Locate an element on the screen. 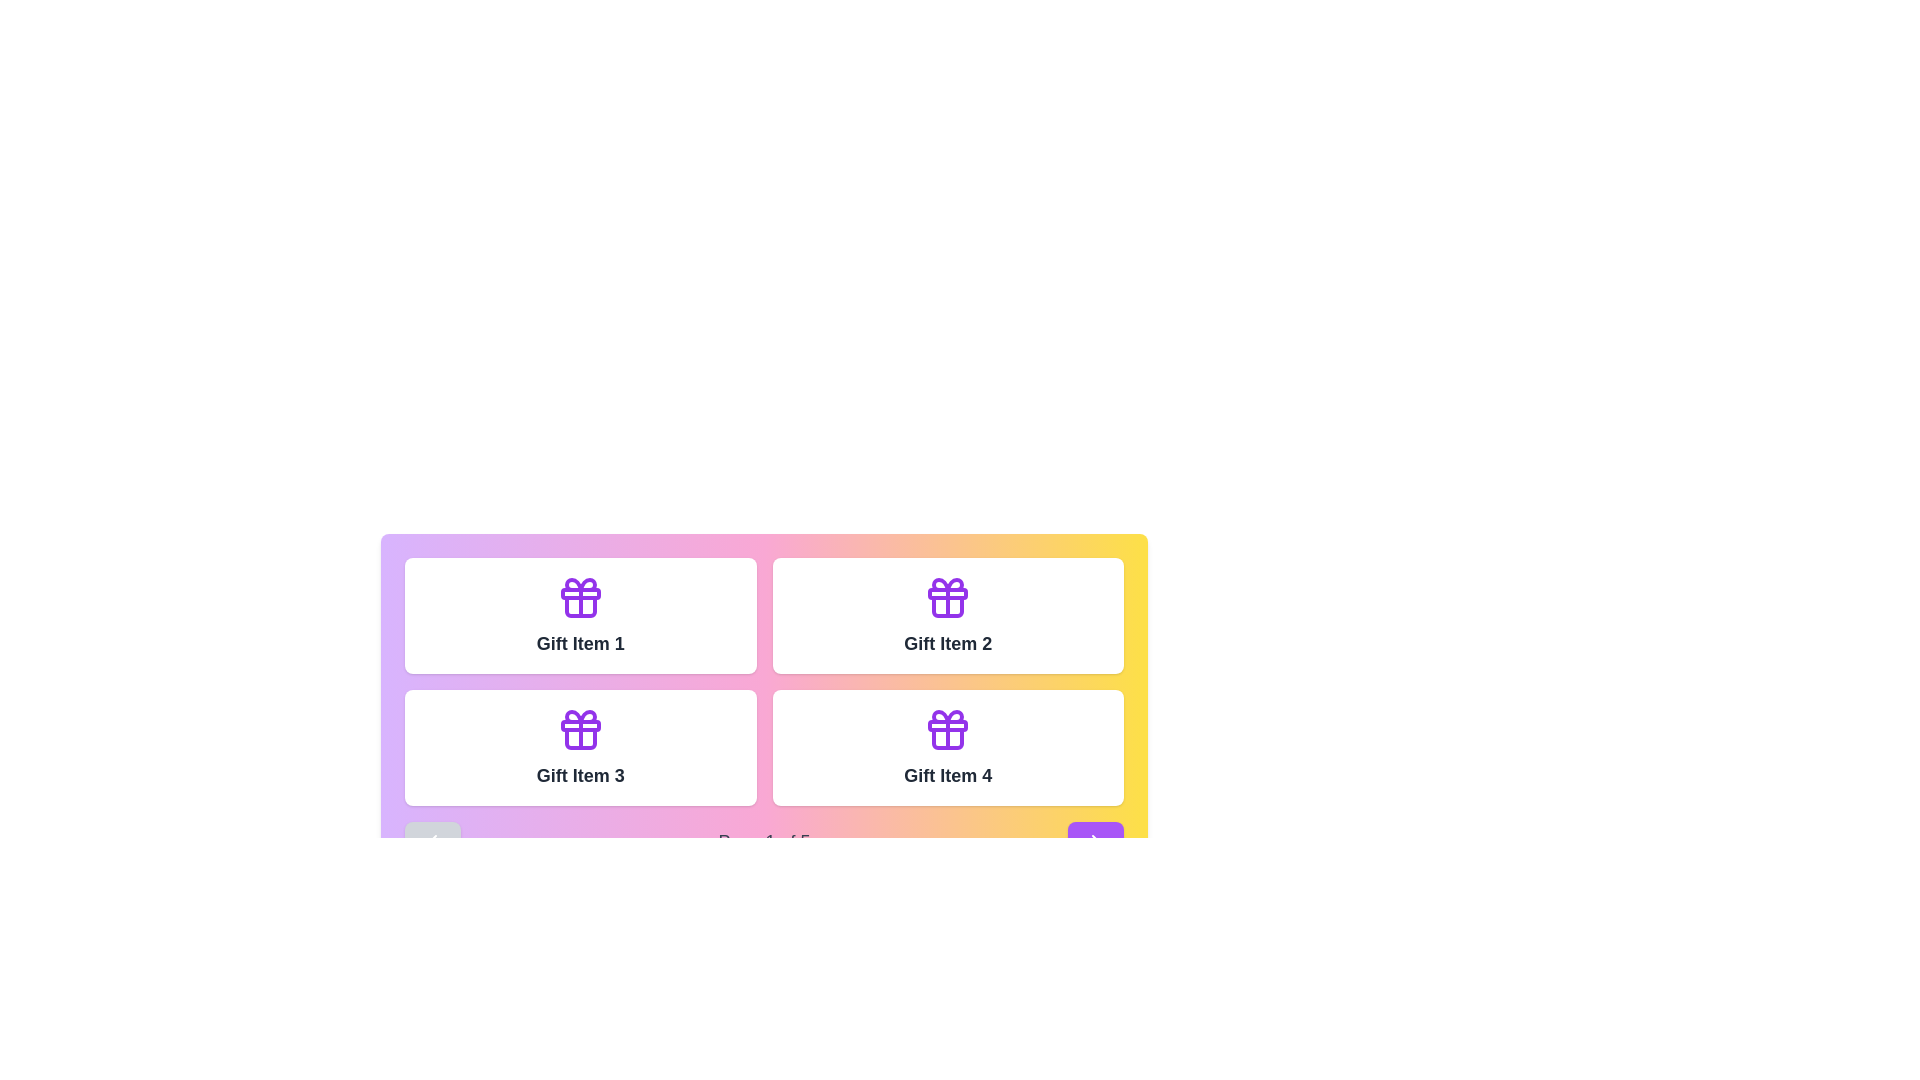 The width and height of the screenshot is (1920, 1080). the purple rounded button containing the forward vector graphic icon is located at coordinates (1094, 841).